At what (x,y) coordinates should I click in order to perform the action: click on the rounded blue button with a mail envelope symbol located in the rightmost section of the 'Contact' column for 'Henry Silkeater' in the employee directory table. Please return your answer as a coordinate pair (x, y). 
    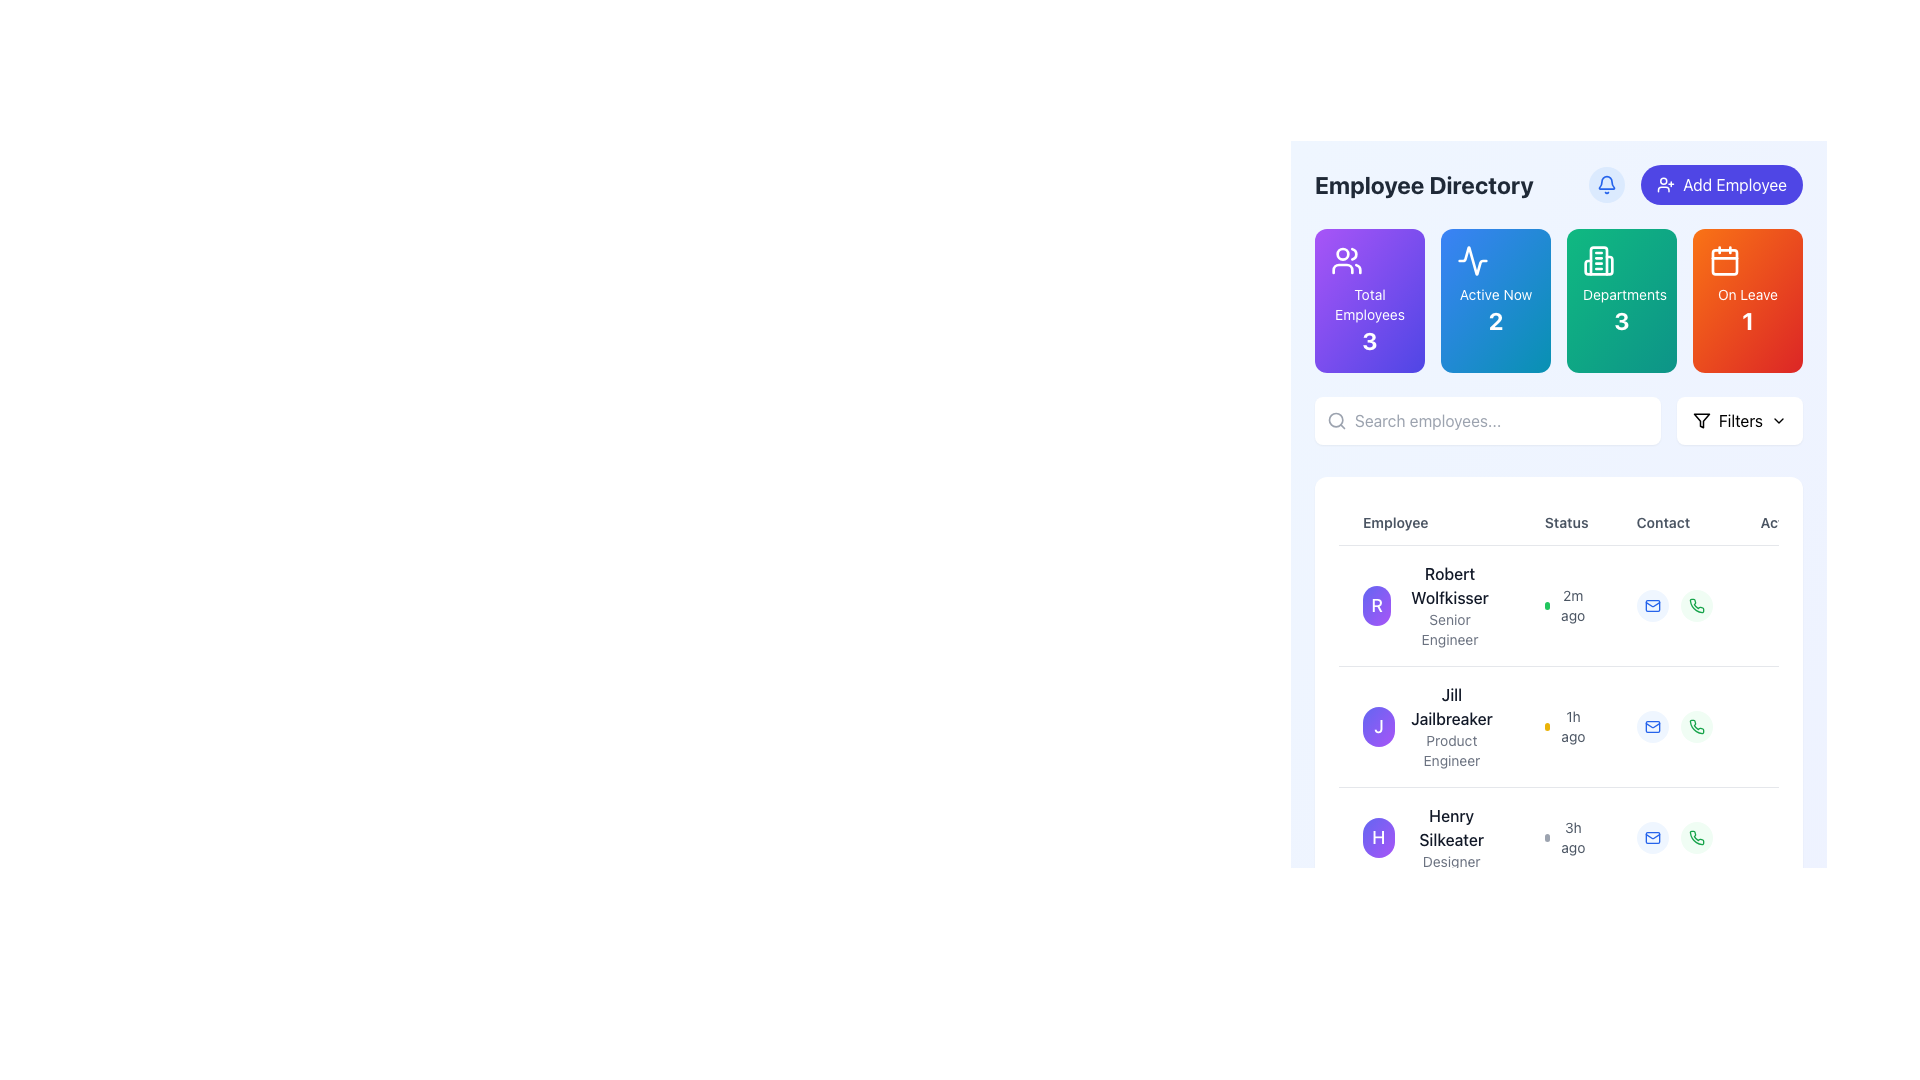
    Looking at the image, I should click on (1652, 837).